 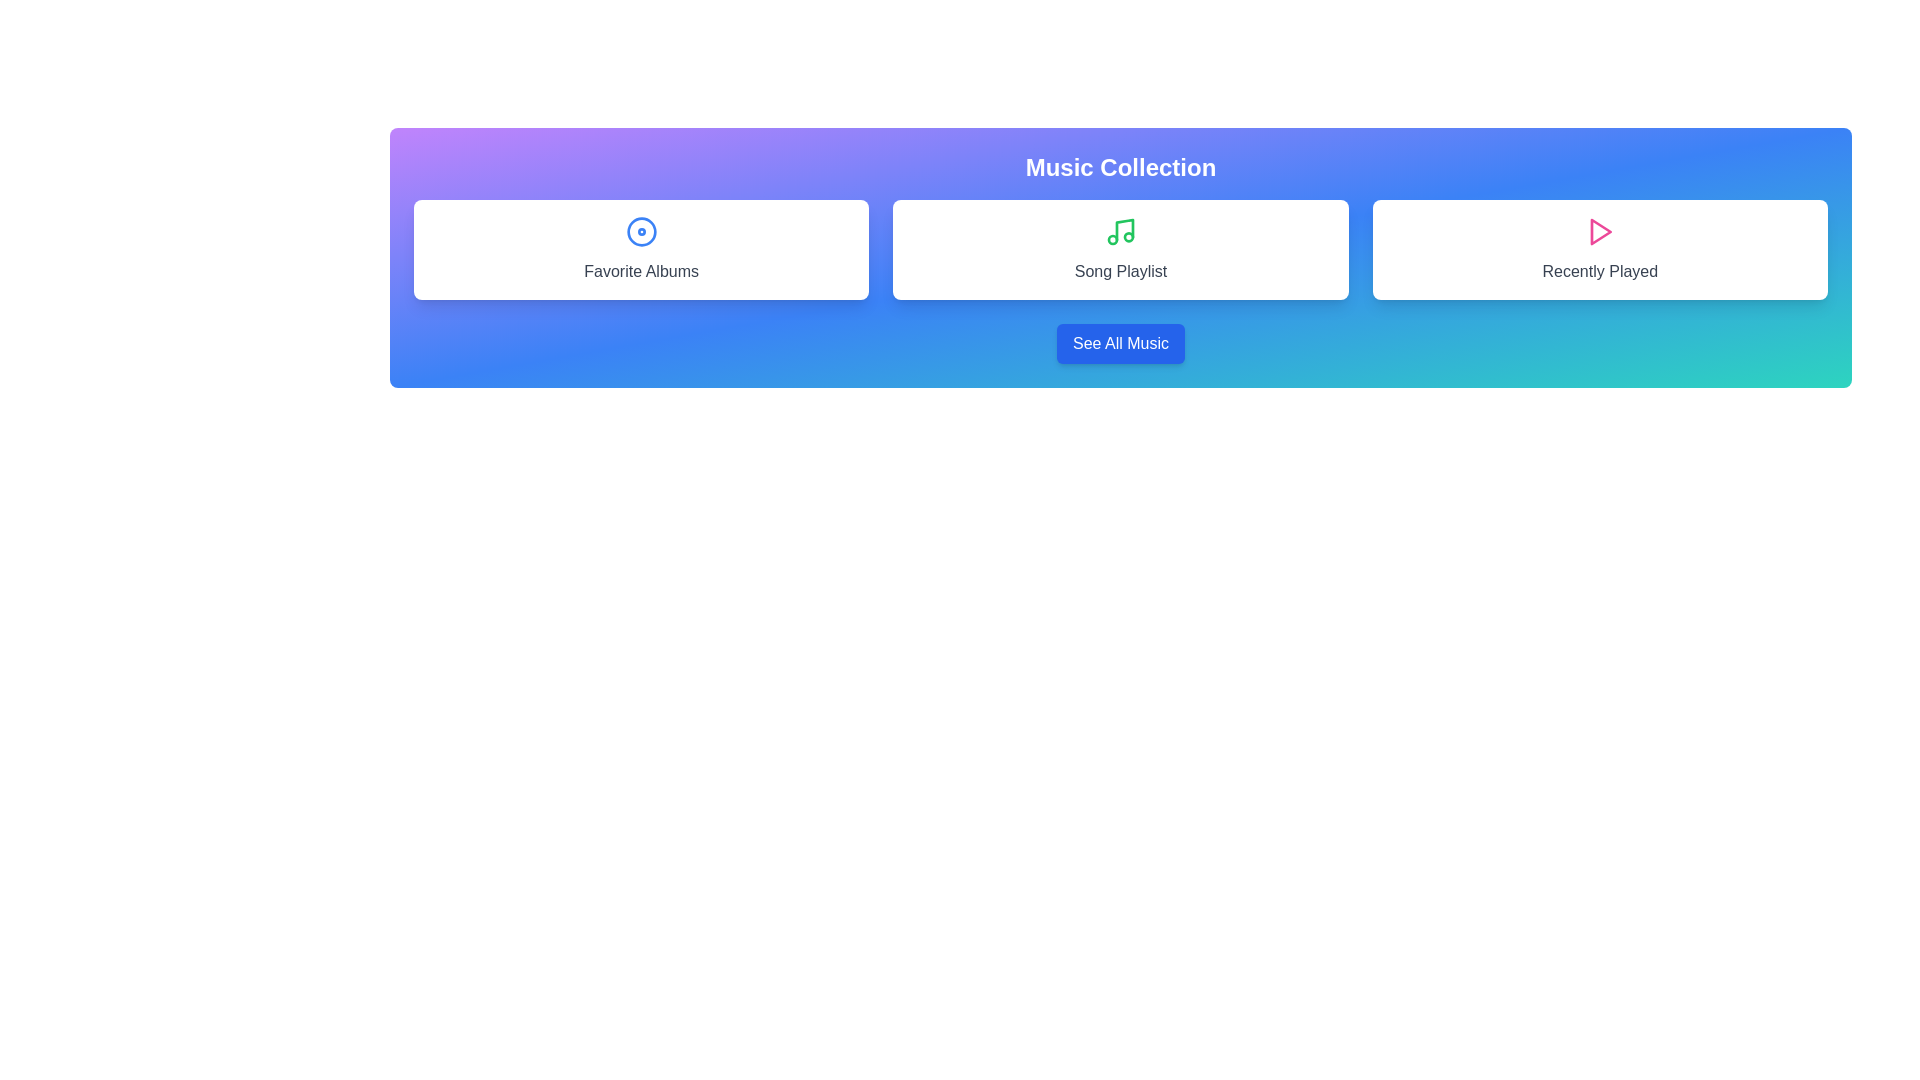 What do you see at coordinates (641, 272) in the screenshot?
I see `the 'Favorite Albums' text label, which is displayed in a medium, gray-colored font within a minimalistic card interface, positioned below a small disc icon` at bounding box center [641, 272].